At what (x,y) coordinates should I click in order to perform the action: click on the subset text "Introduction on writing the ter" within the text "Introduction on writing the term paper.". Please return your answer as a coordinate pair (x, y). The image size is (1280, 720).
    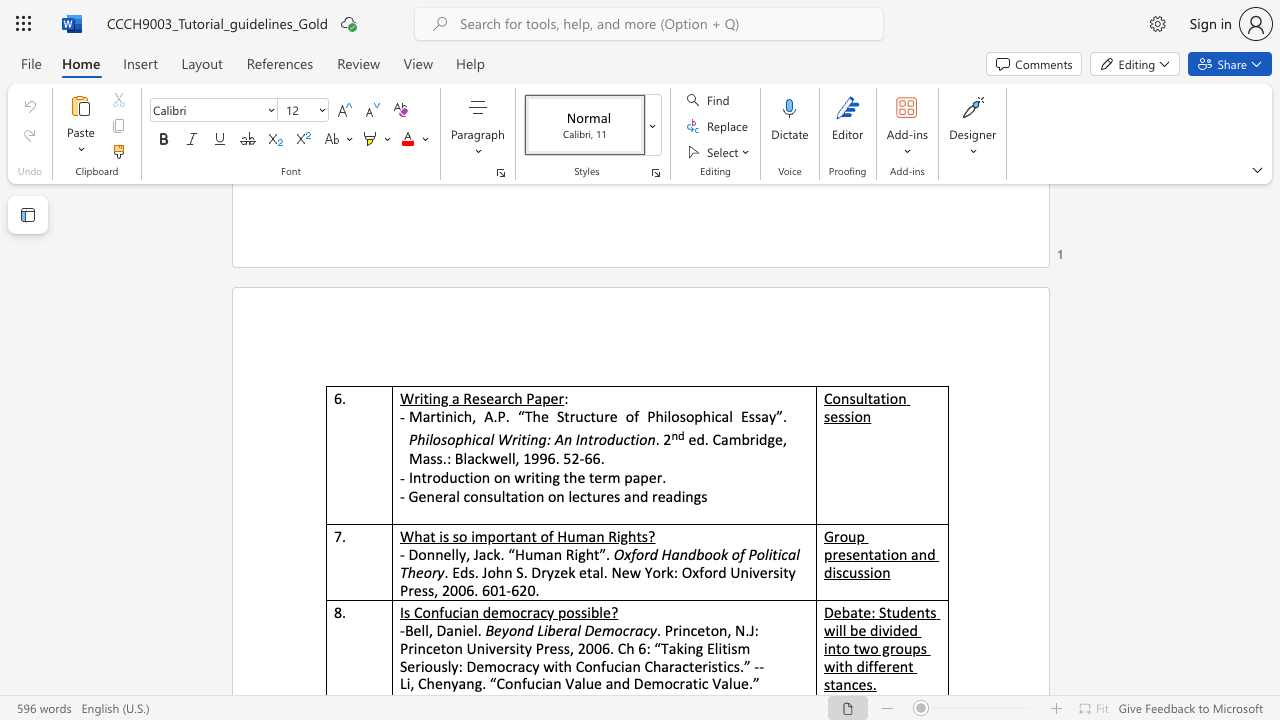
    Looking at the image, I should click on (407, 477).